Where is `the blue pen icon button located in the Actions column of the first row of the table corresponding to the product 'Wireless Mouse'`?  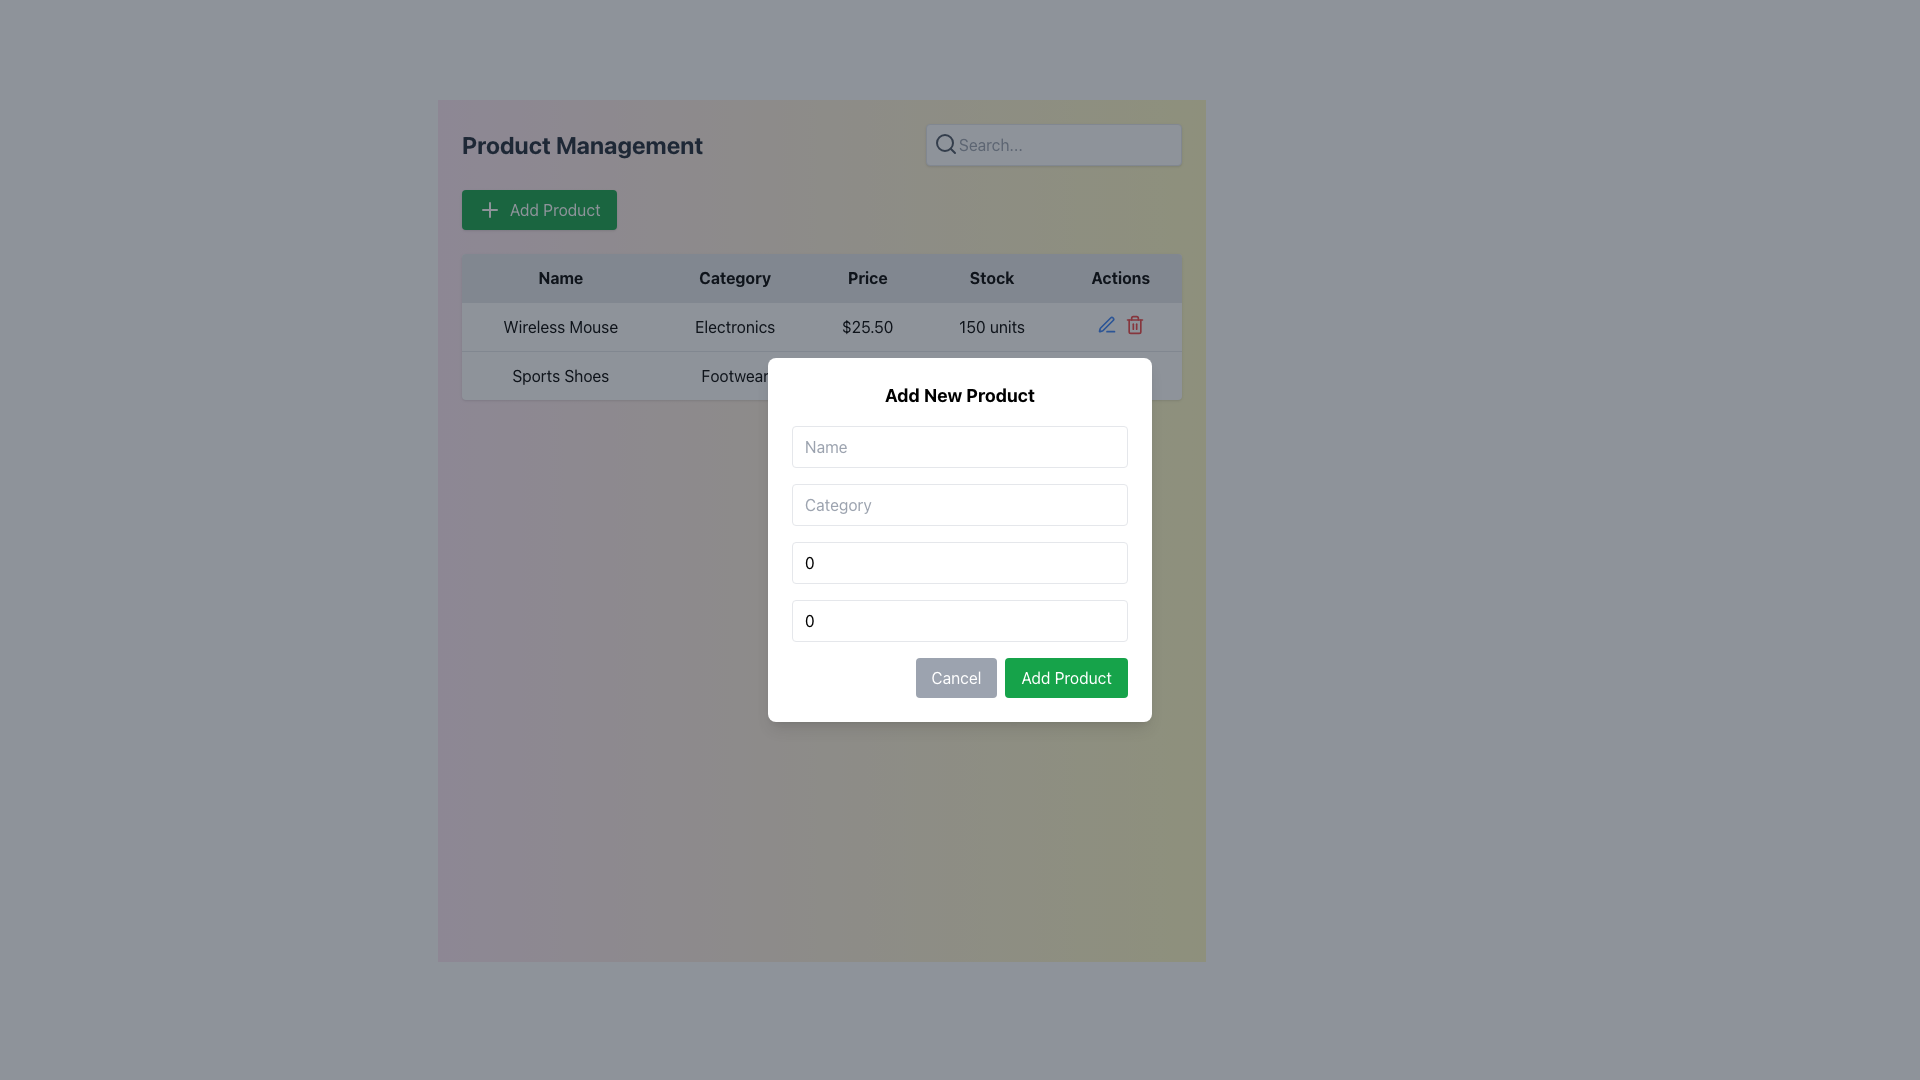 the blue pen icon button located in the Actions column of the first row of the table corresponding to the product 'Wireless Mouse' is located at coordinates (1105, 323).